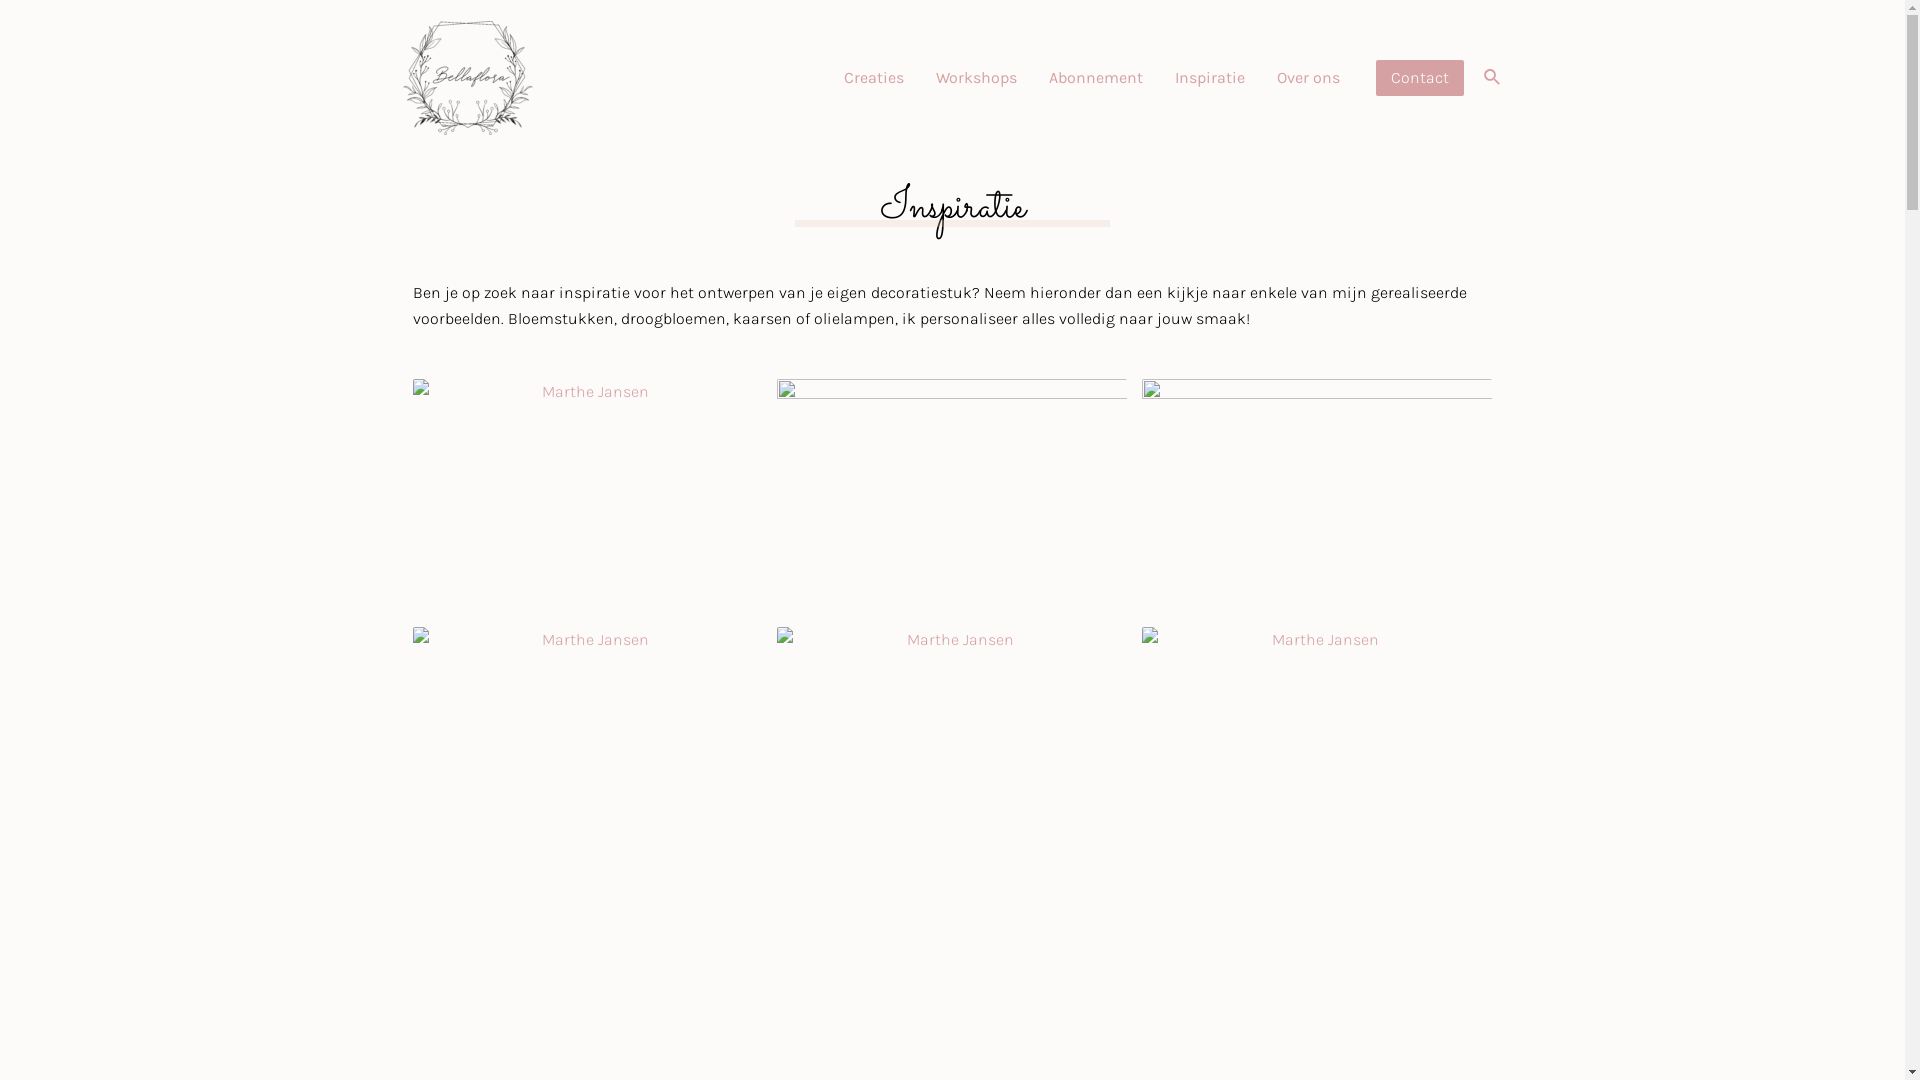 The image size is (1920, 1080). Describe the element at coordinates (1308, 76) in the screenshot. I see `'Over ons'` at that location.